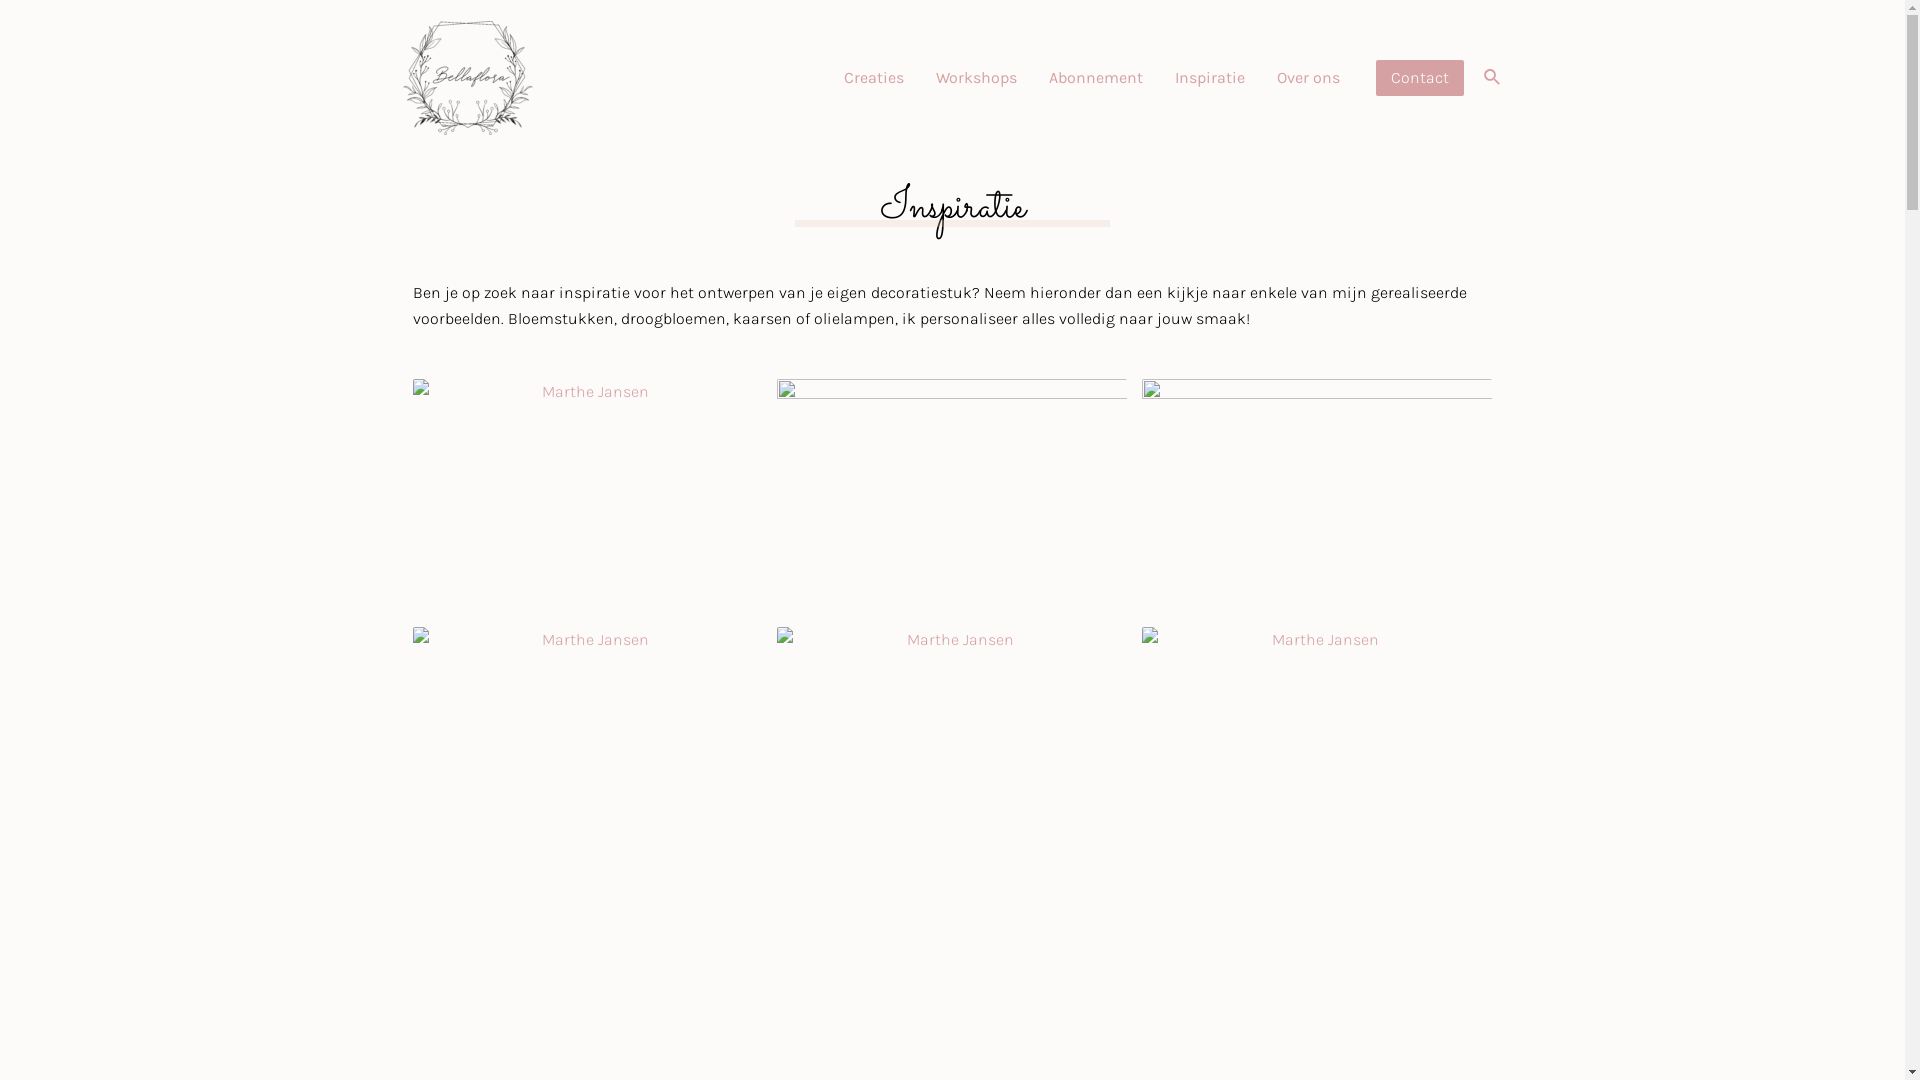 The image size is (1920, 1080). Describe the element at coordinates (1308, 76) in the screenshot. I see `'Over ons'` at that location.